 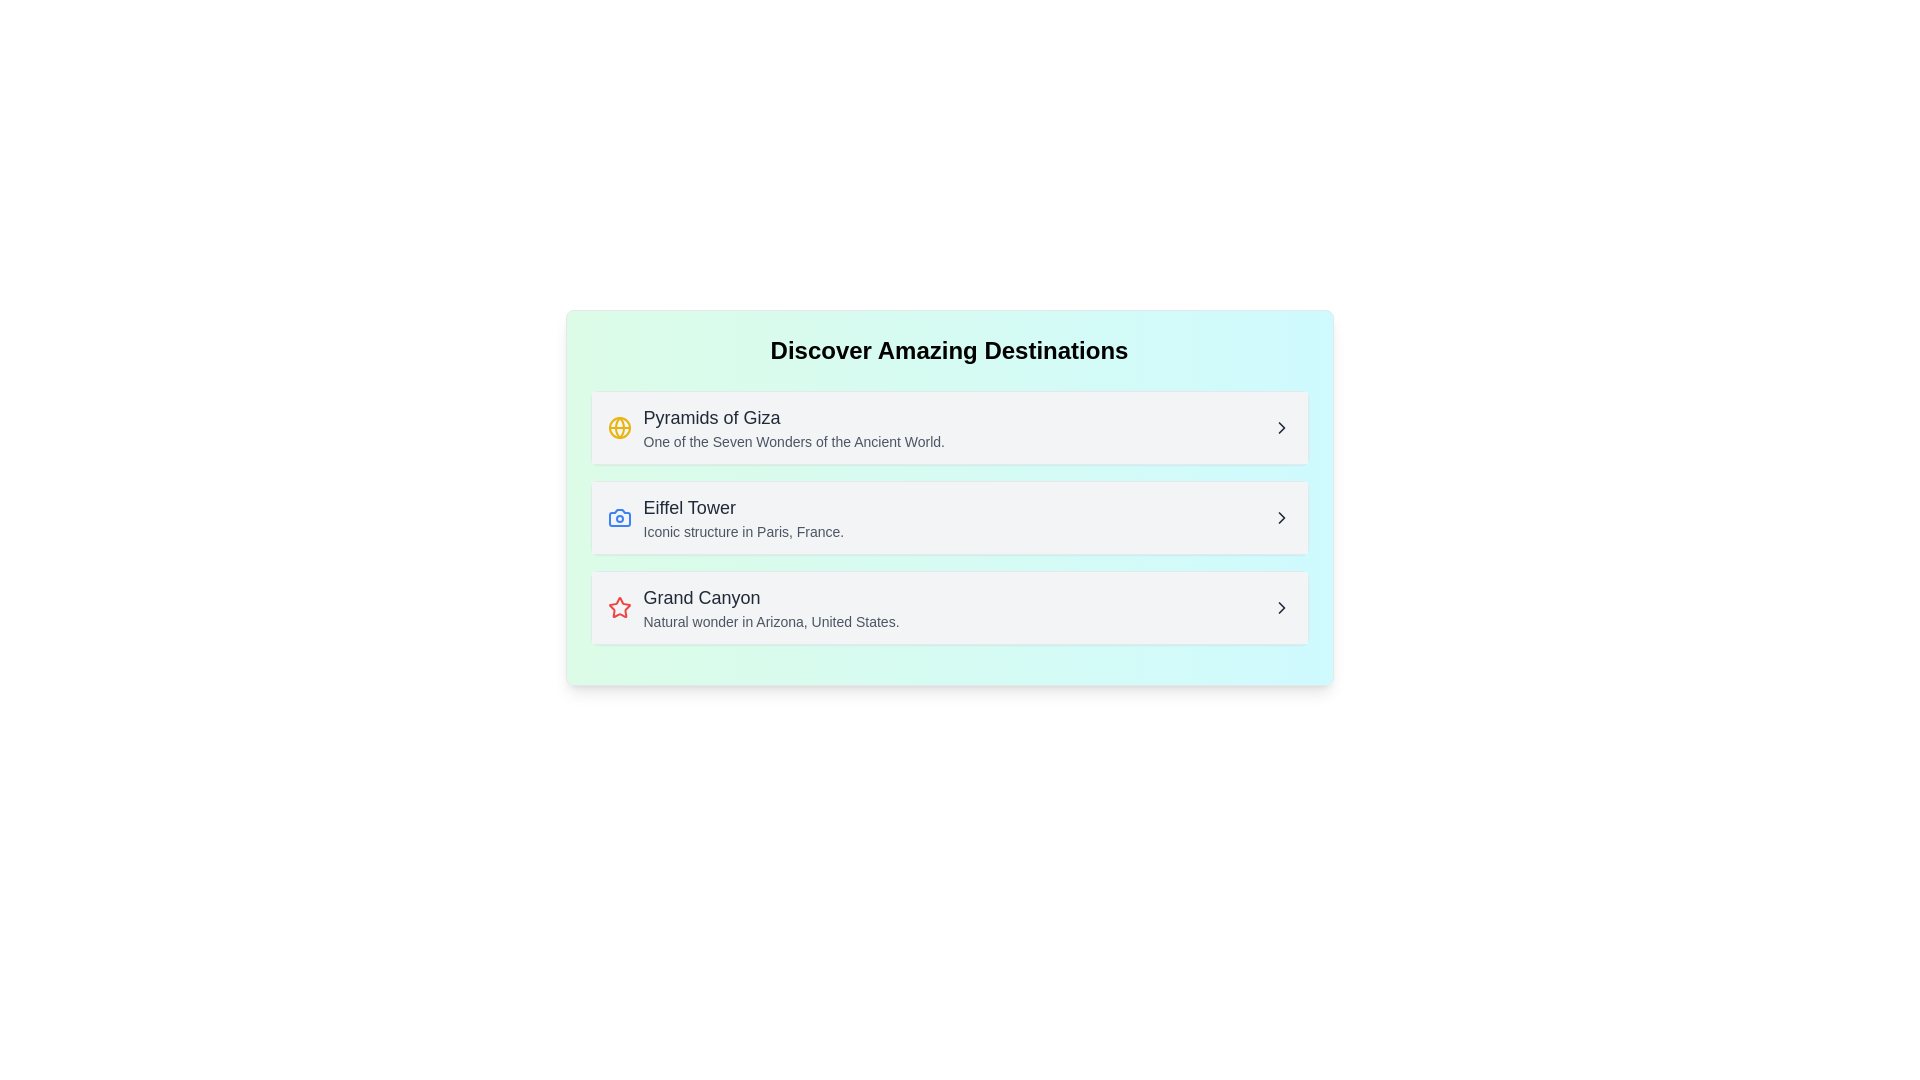 I want to click on the interactive list item that presents information about the Eiffel Tower, so click(x=948, y=496).